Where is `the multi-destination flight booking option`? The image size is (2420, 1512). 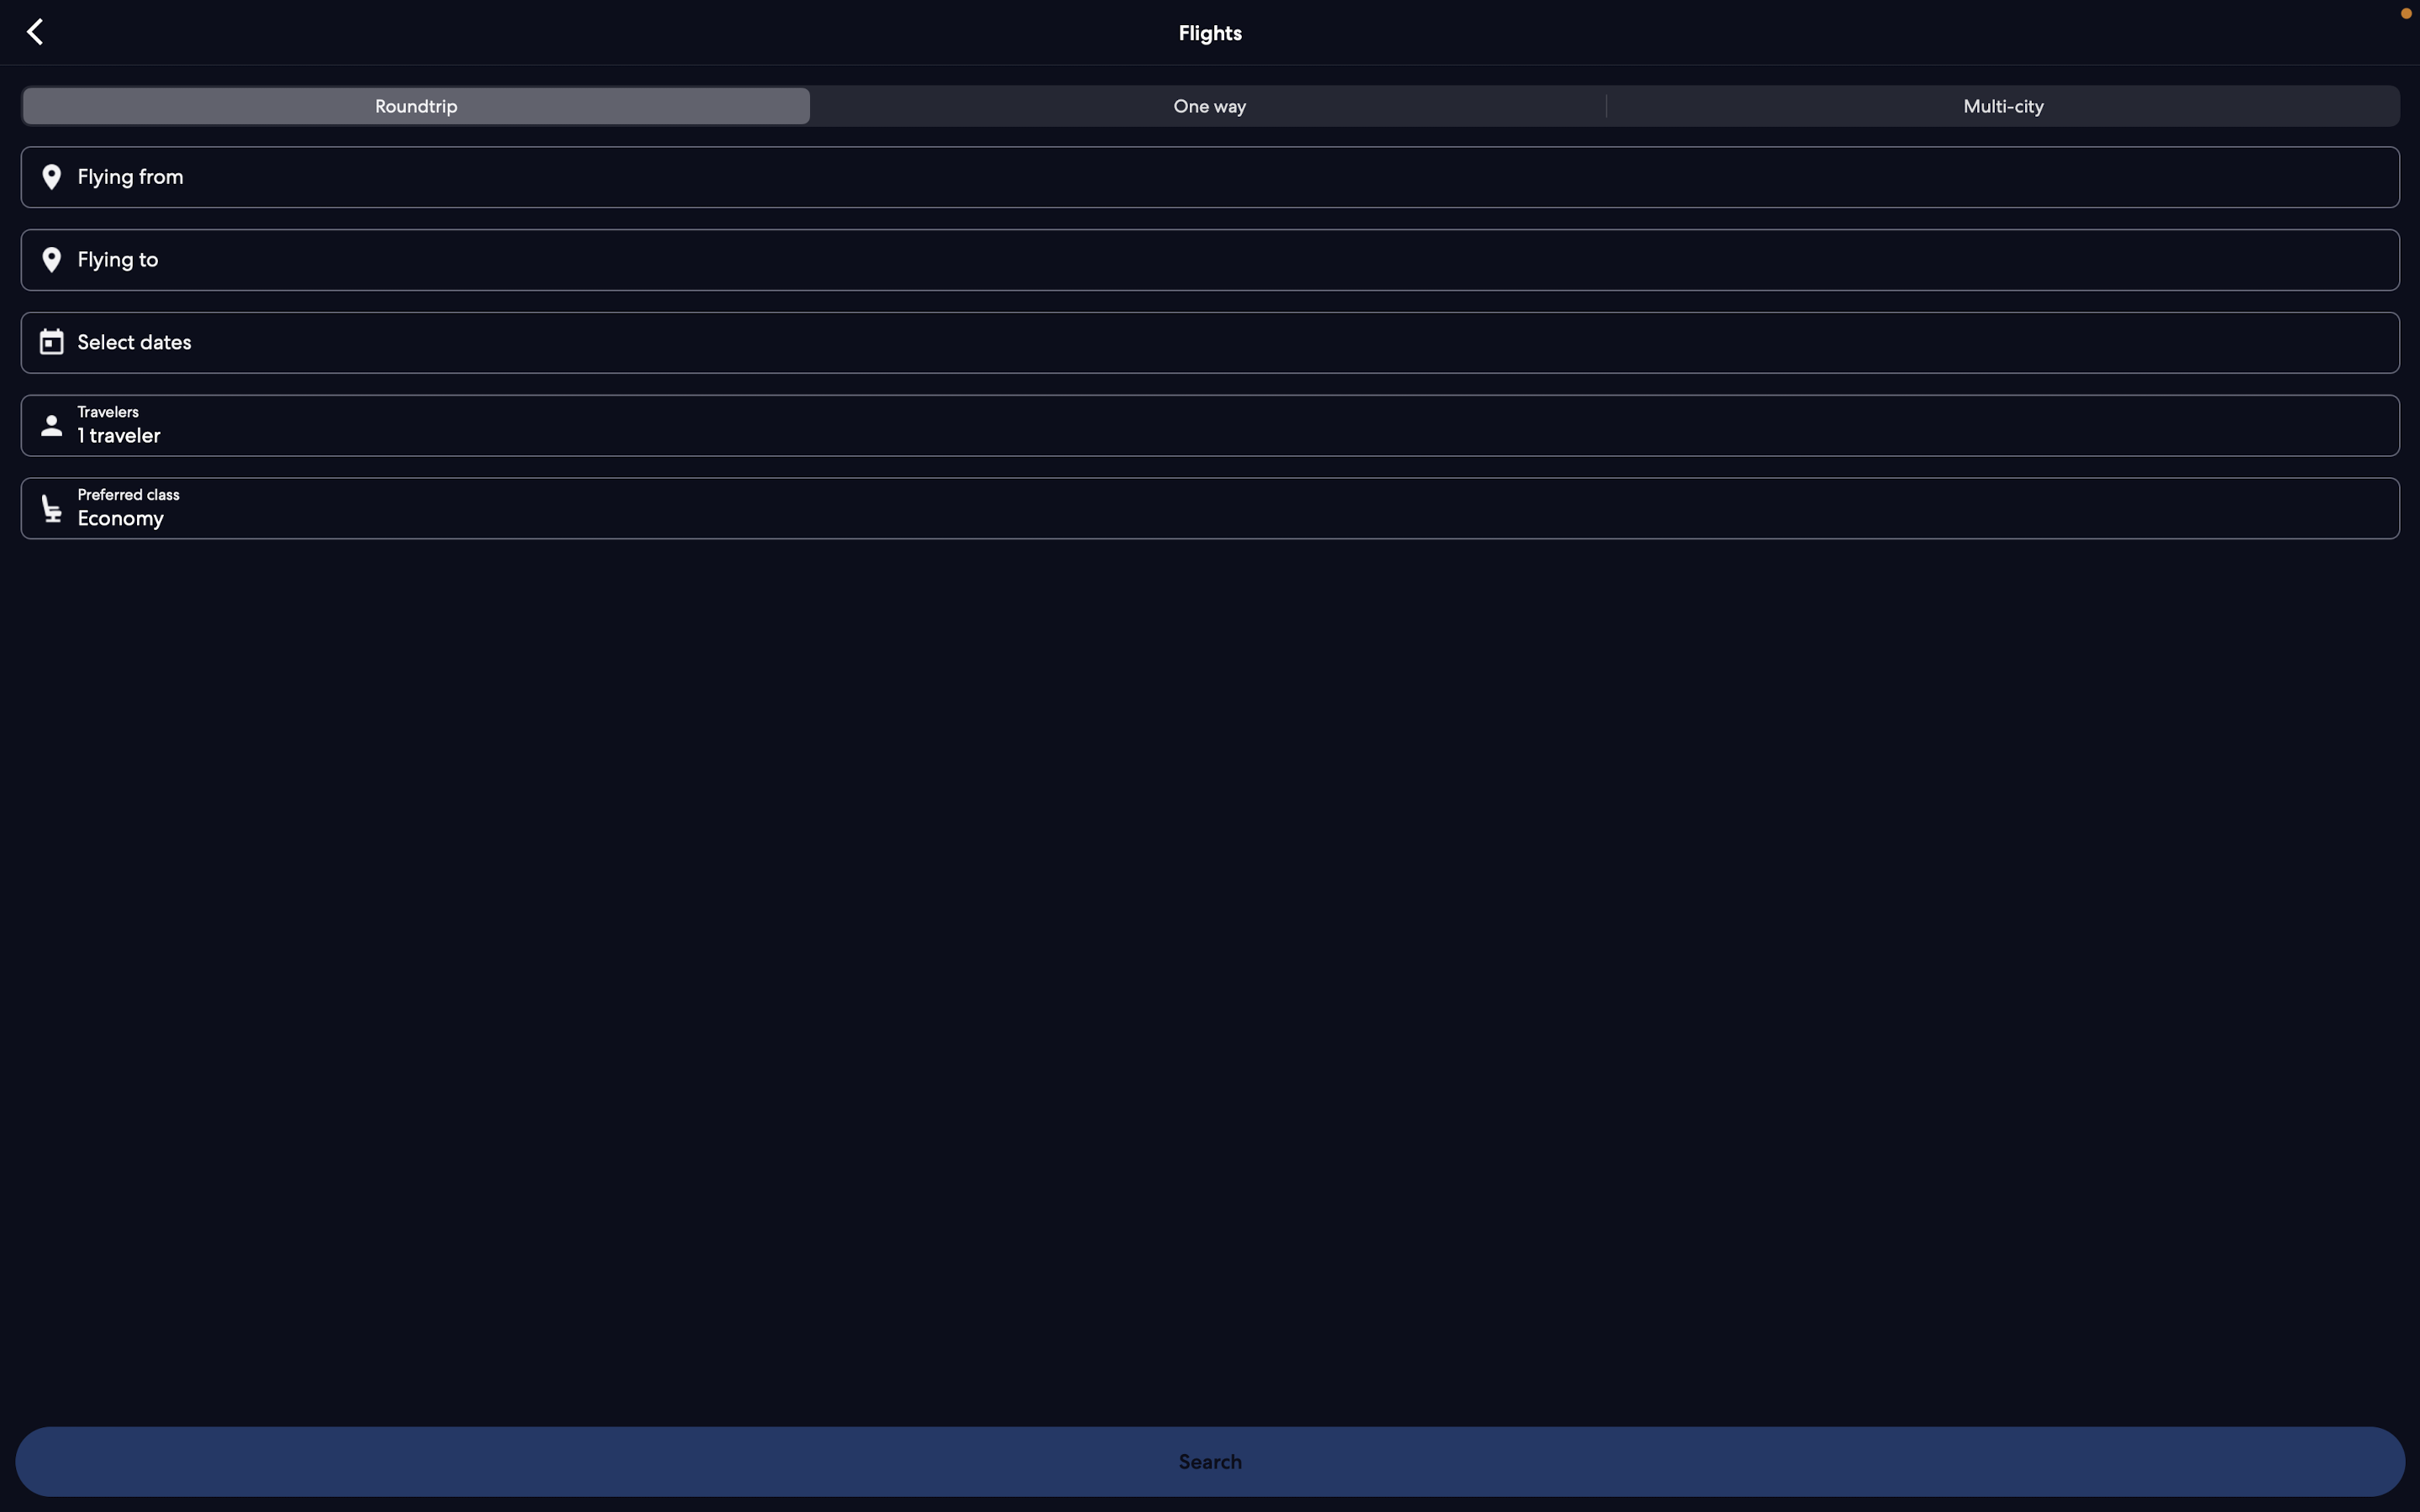 the multi-destination flight booking option is located at coordinates (1997, 109).